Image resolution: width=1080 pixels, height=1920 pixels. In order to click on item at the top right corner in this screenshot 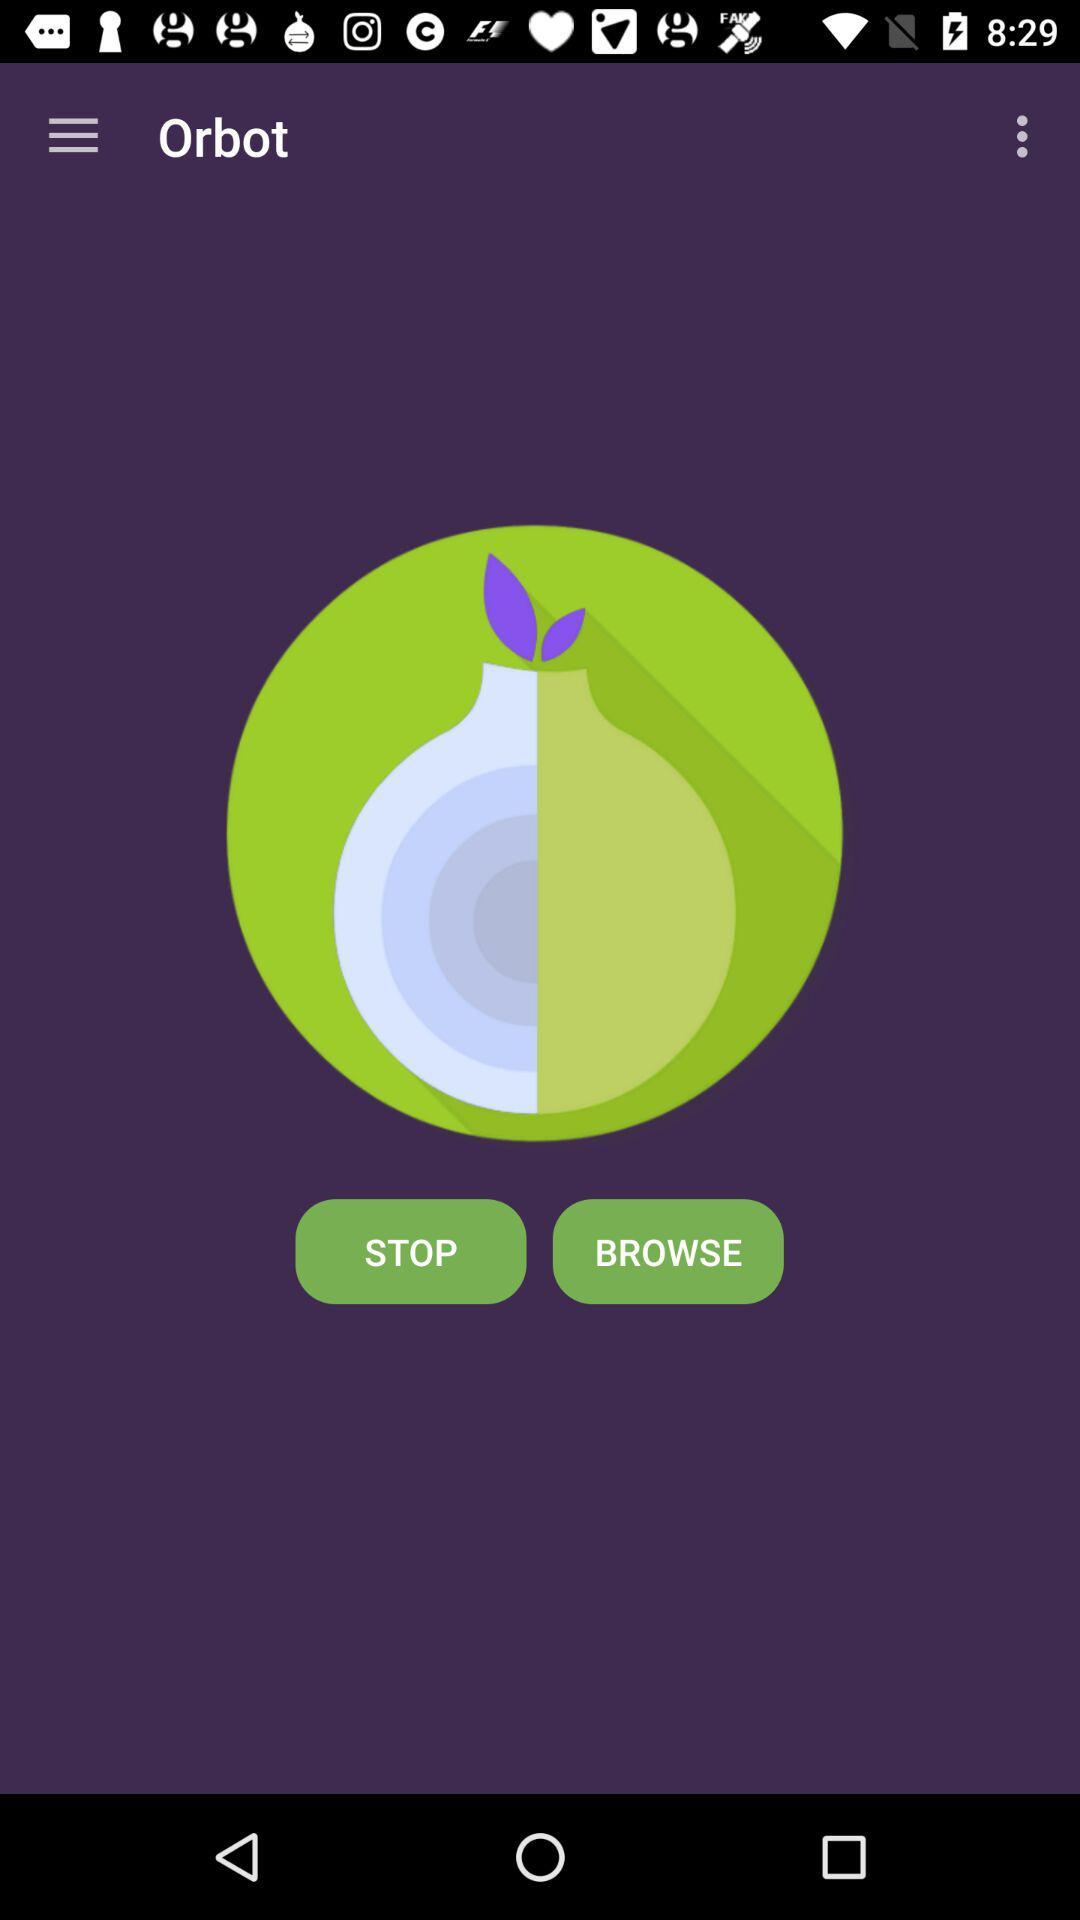, I will do `click(1027, 135)`.